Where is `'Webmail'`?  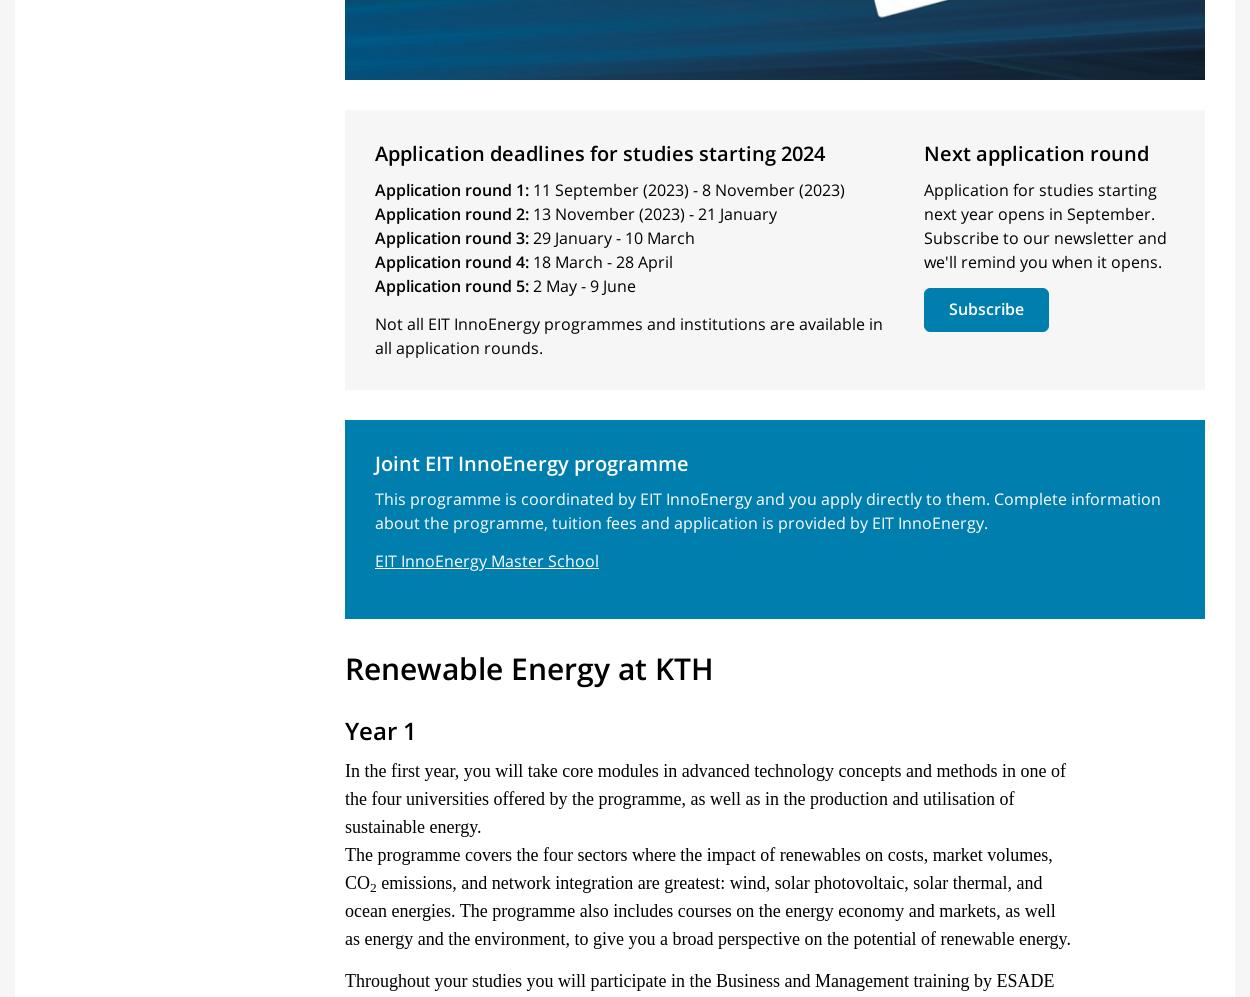
'Webmail' is located at coordinates (670, 777).